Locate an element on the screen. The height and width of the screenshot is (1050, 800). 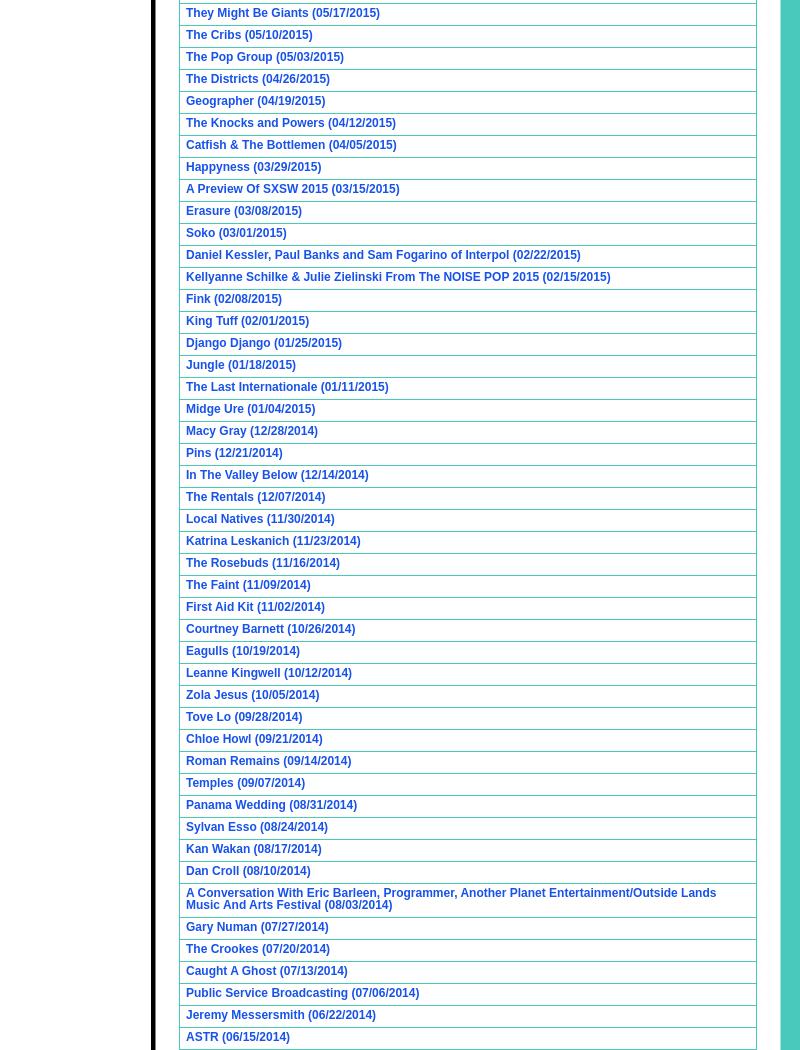
'Public Service Broadcasting (07/06/2014)' is located at coordinates (301, 992).